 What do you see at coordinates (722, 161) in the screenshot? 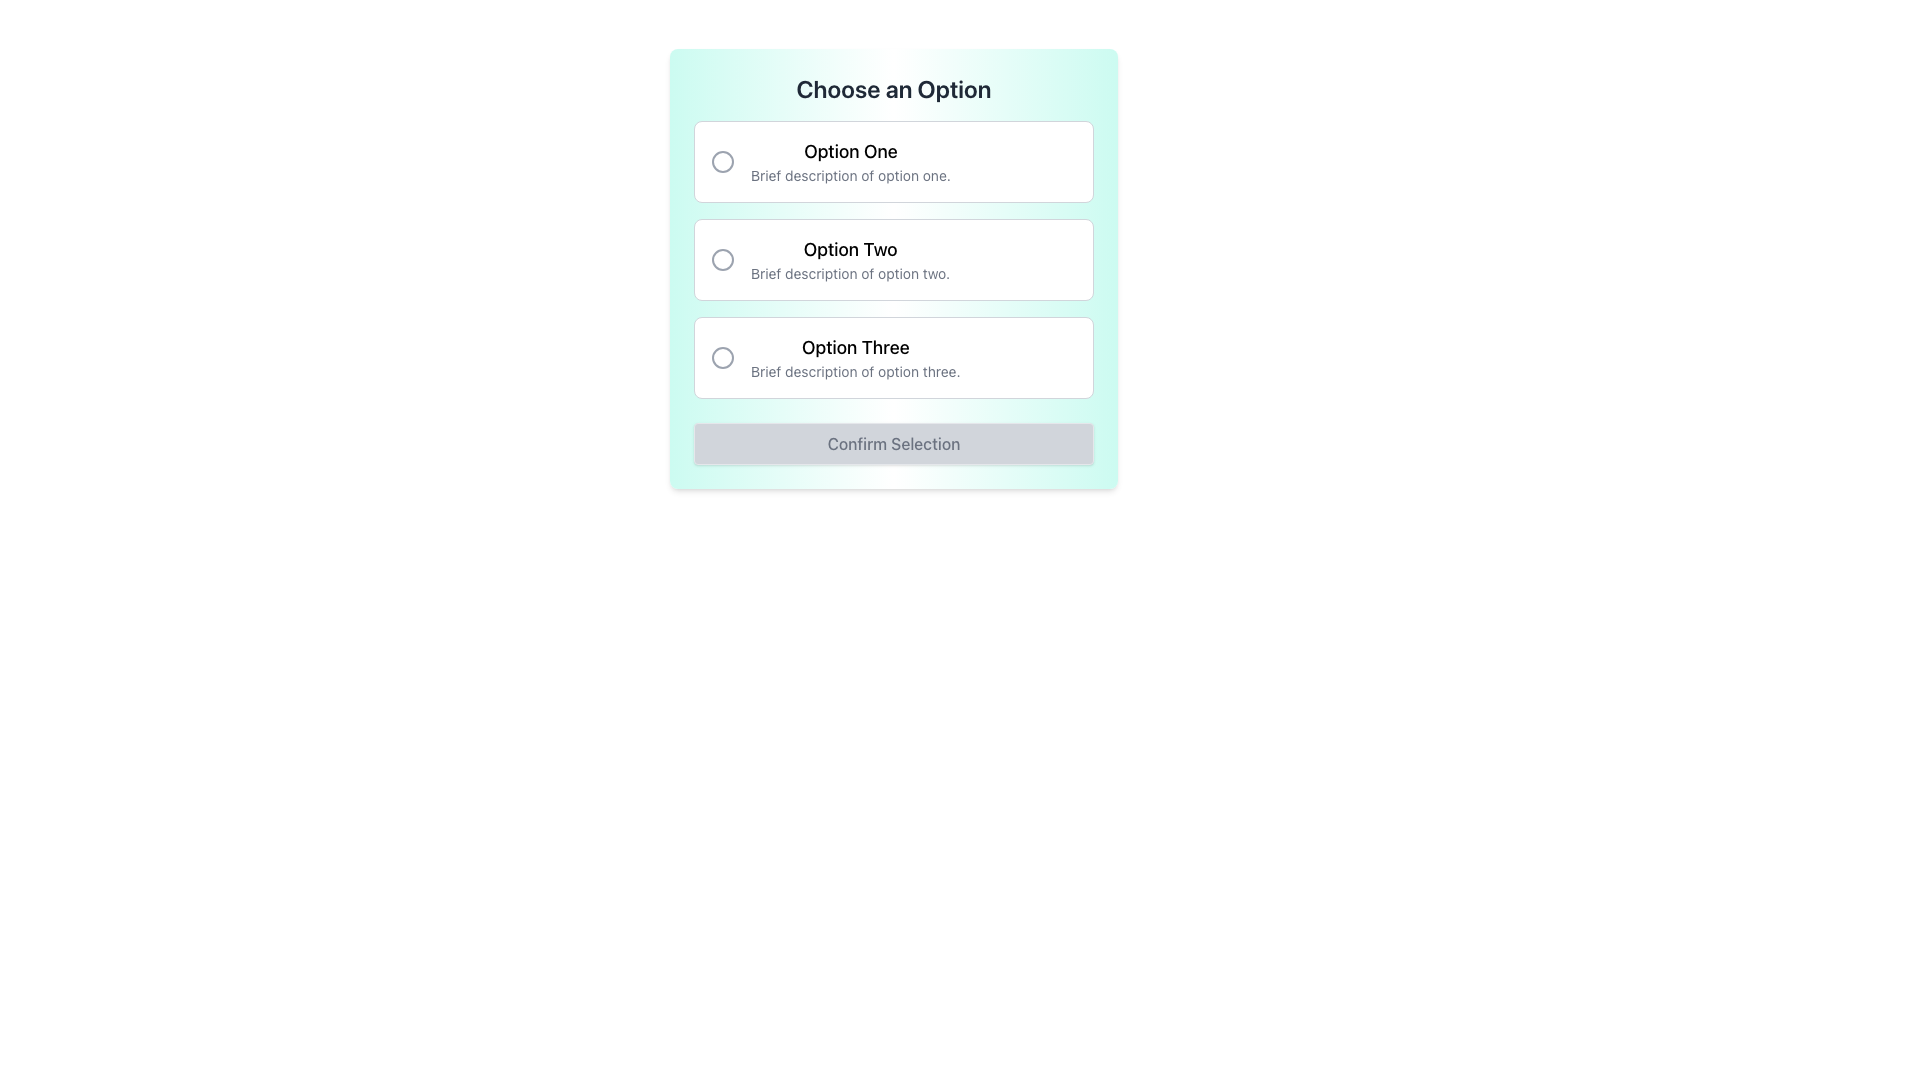
I see `the first circular radio button in the option selection interface, which is aligned to the left of the text 'Option One'` at bounding box center [722, 161].